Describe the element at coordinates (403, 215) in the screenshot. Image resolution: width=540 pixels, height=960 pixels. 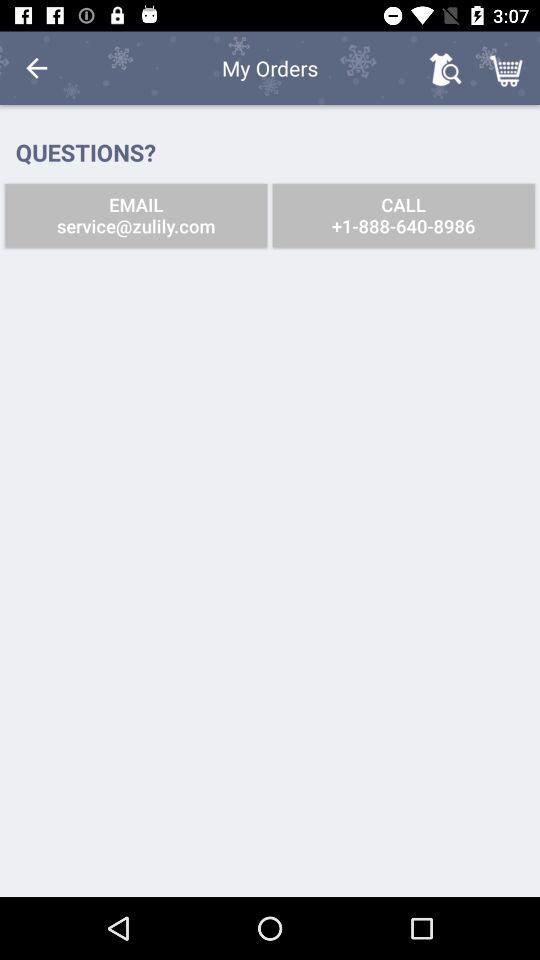
I see `icon next to the email service zulily` at that location.